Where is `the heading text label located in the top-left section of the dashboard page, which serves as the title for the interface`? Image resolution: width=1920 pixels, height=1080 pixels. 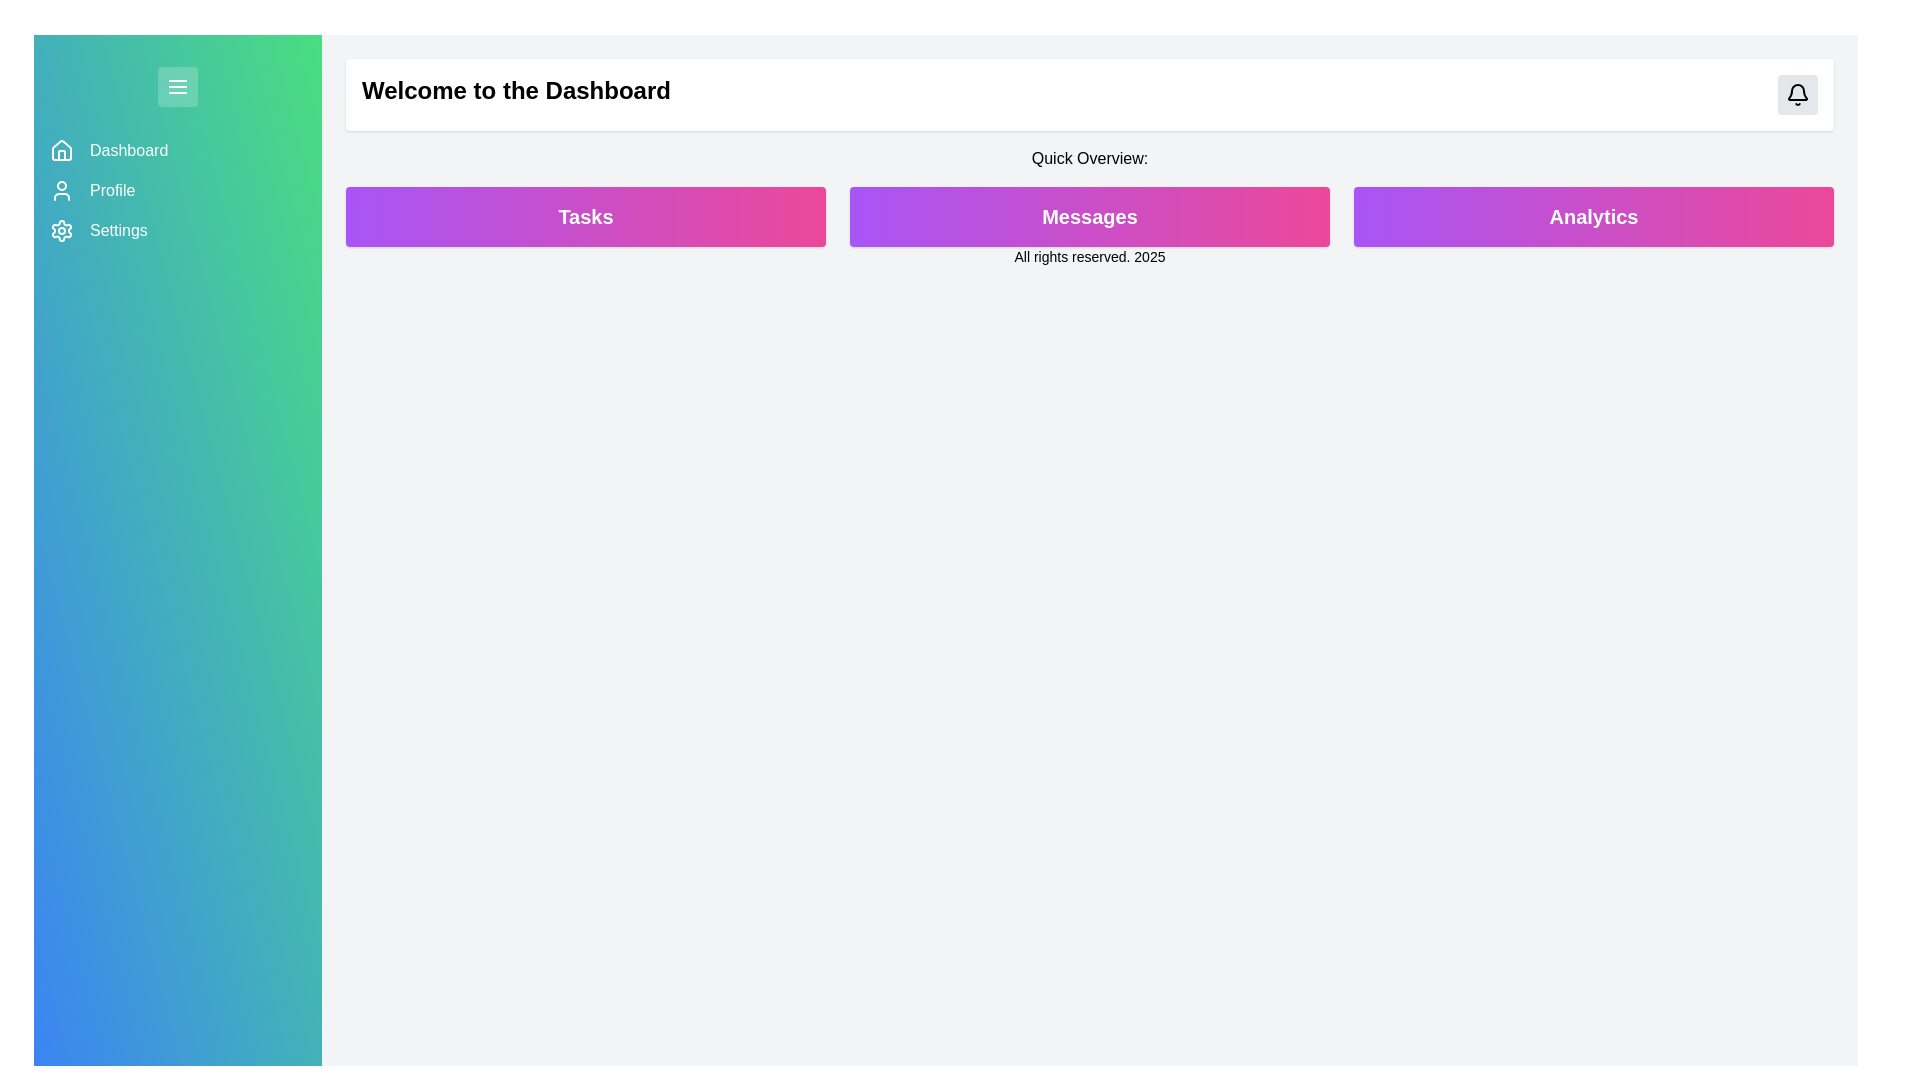
the heading text label located in the top-left section of the dashboard page, which serves as the title for the interface is located at coordinates (516, 95).